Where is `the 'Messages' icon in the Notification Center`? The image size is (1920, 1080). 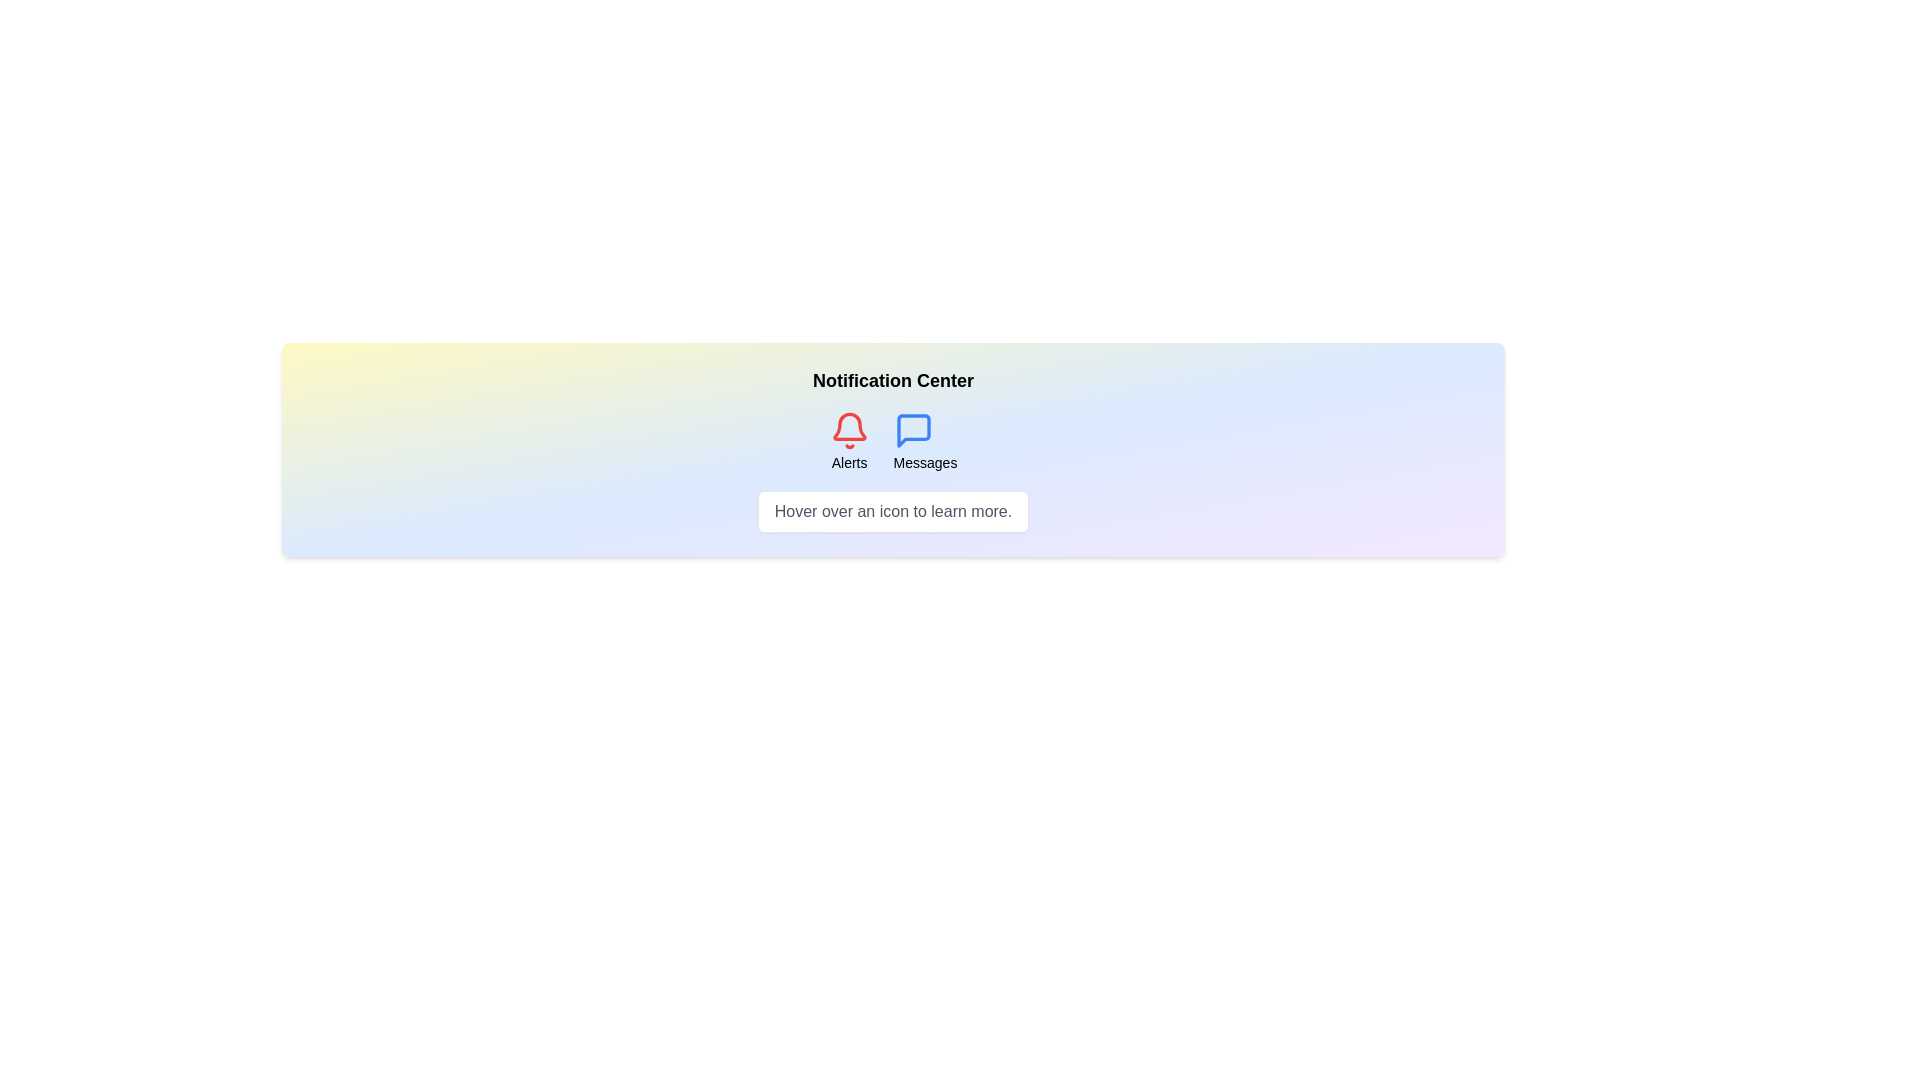
the 'Messages' icon in the Notification Center is located at coordinates (892, 442).